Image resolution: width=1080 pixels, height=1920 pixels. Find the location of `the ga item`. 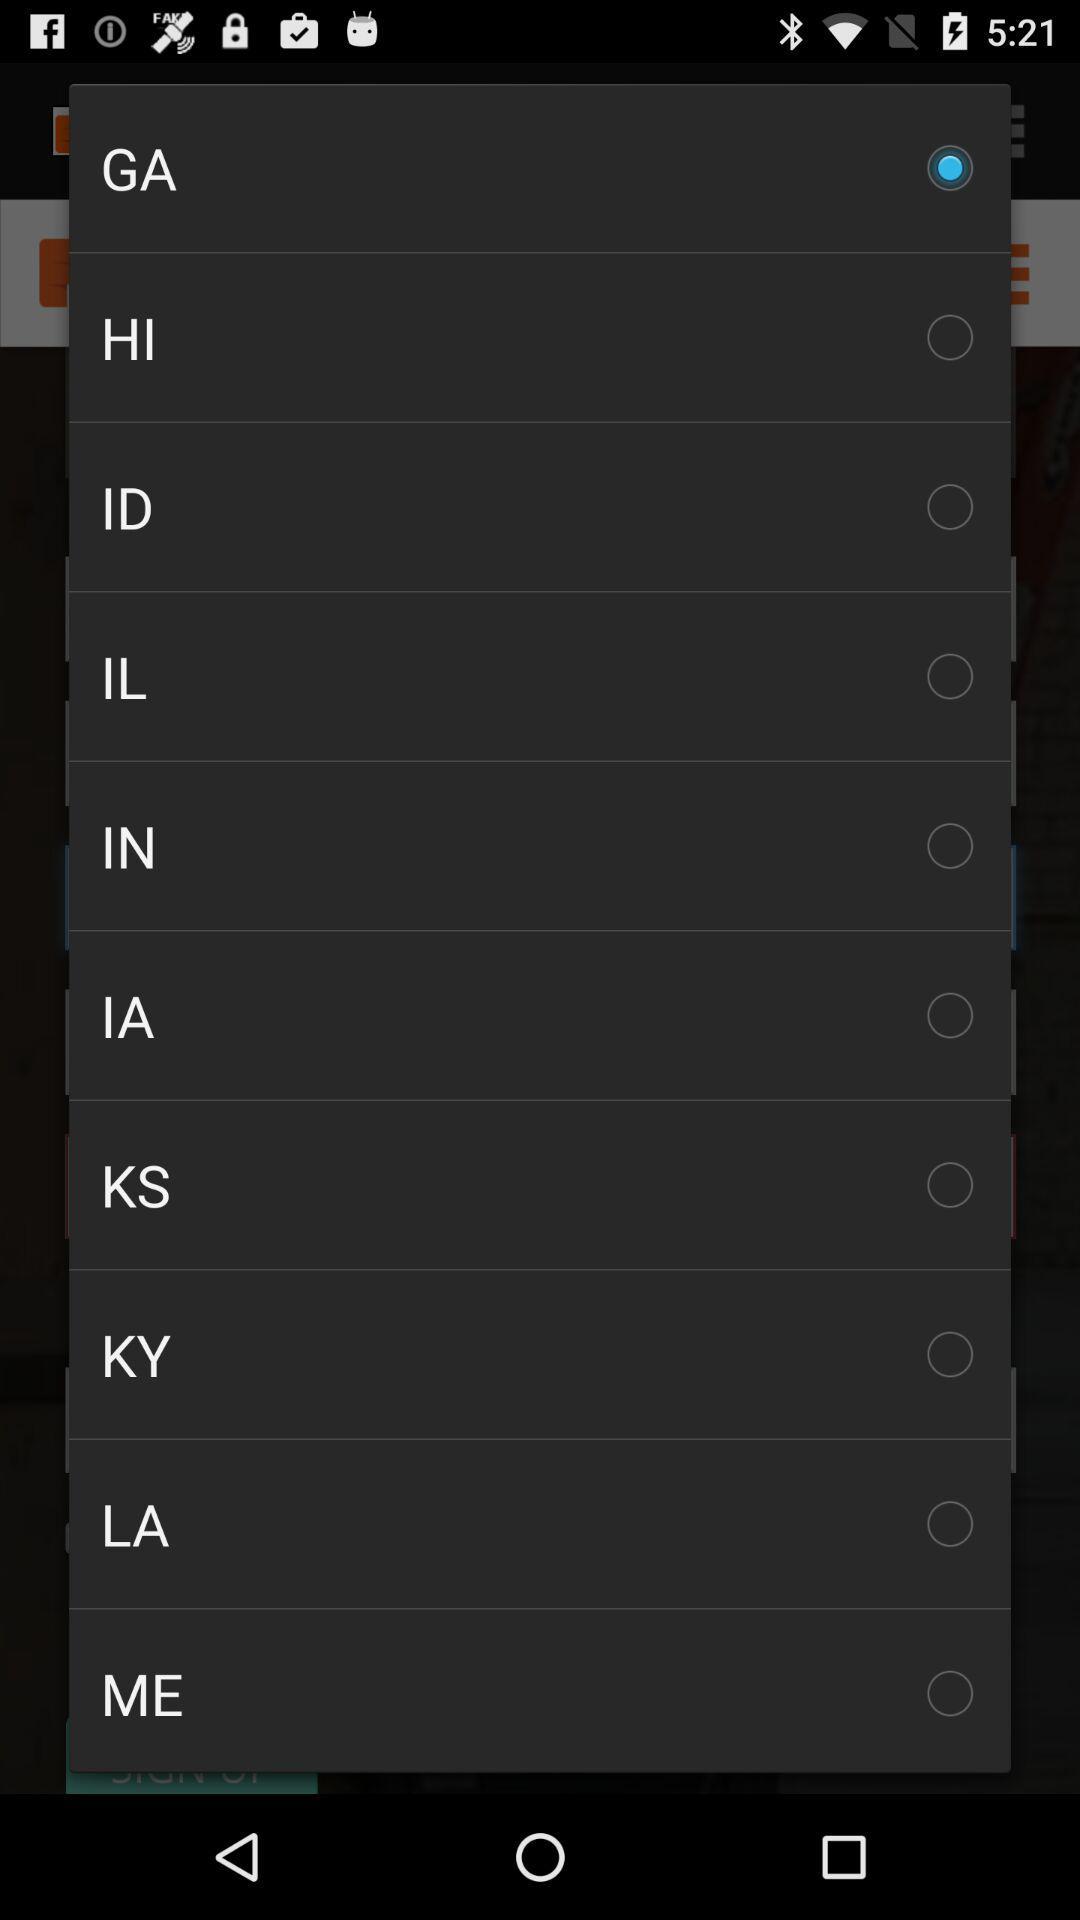

the ga item is located at coordinates (540, 168).